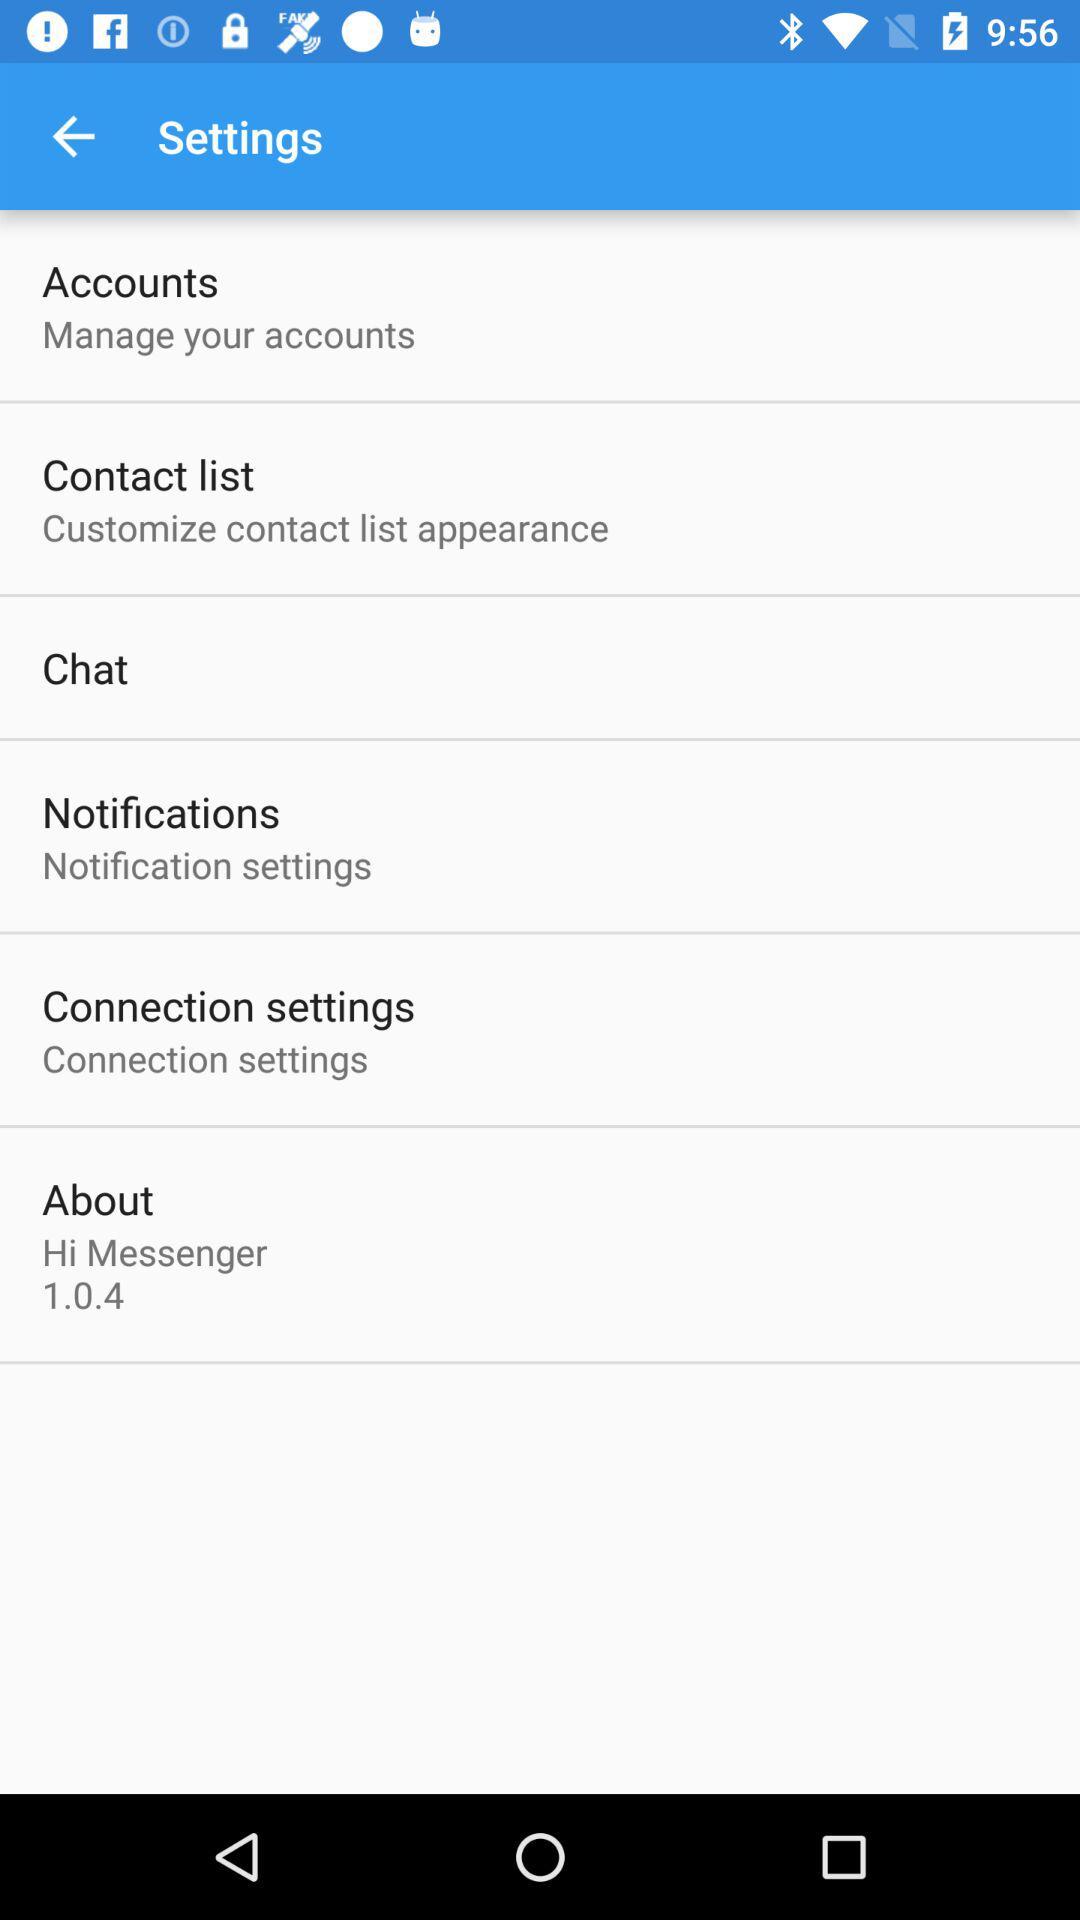  Describe the element at coordinates (207, 864) in the screenshot. I see `the icon below the notifications item` at that location.